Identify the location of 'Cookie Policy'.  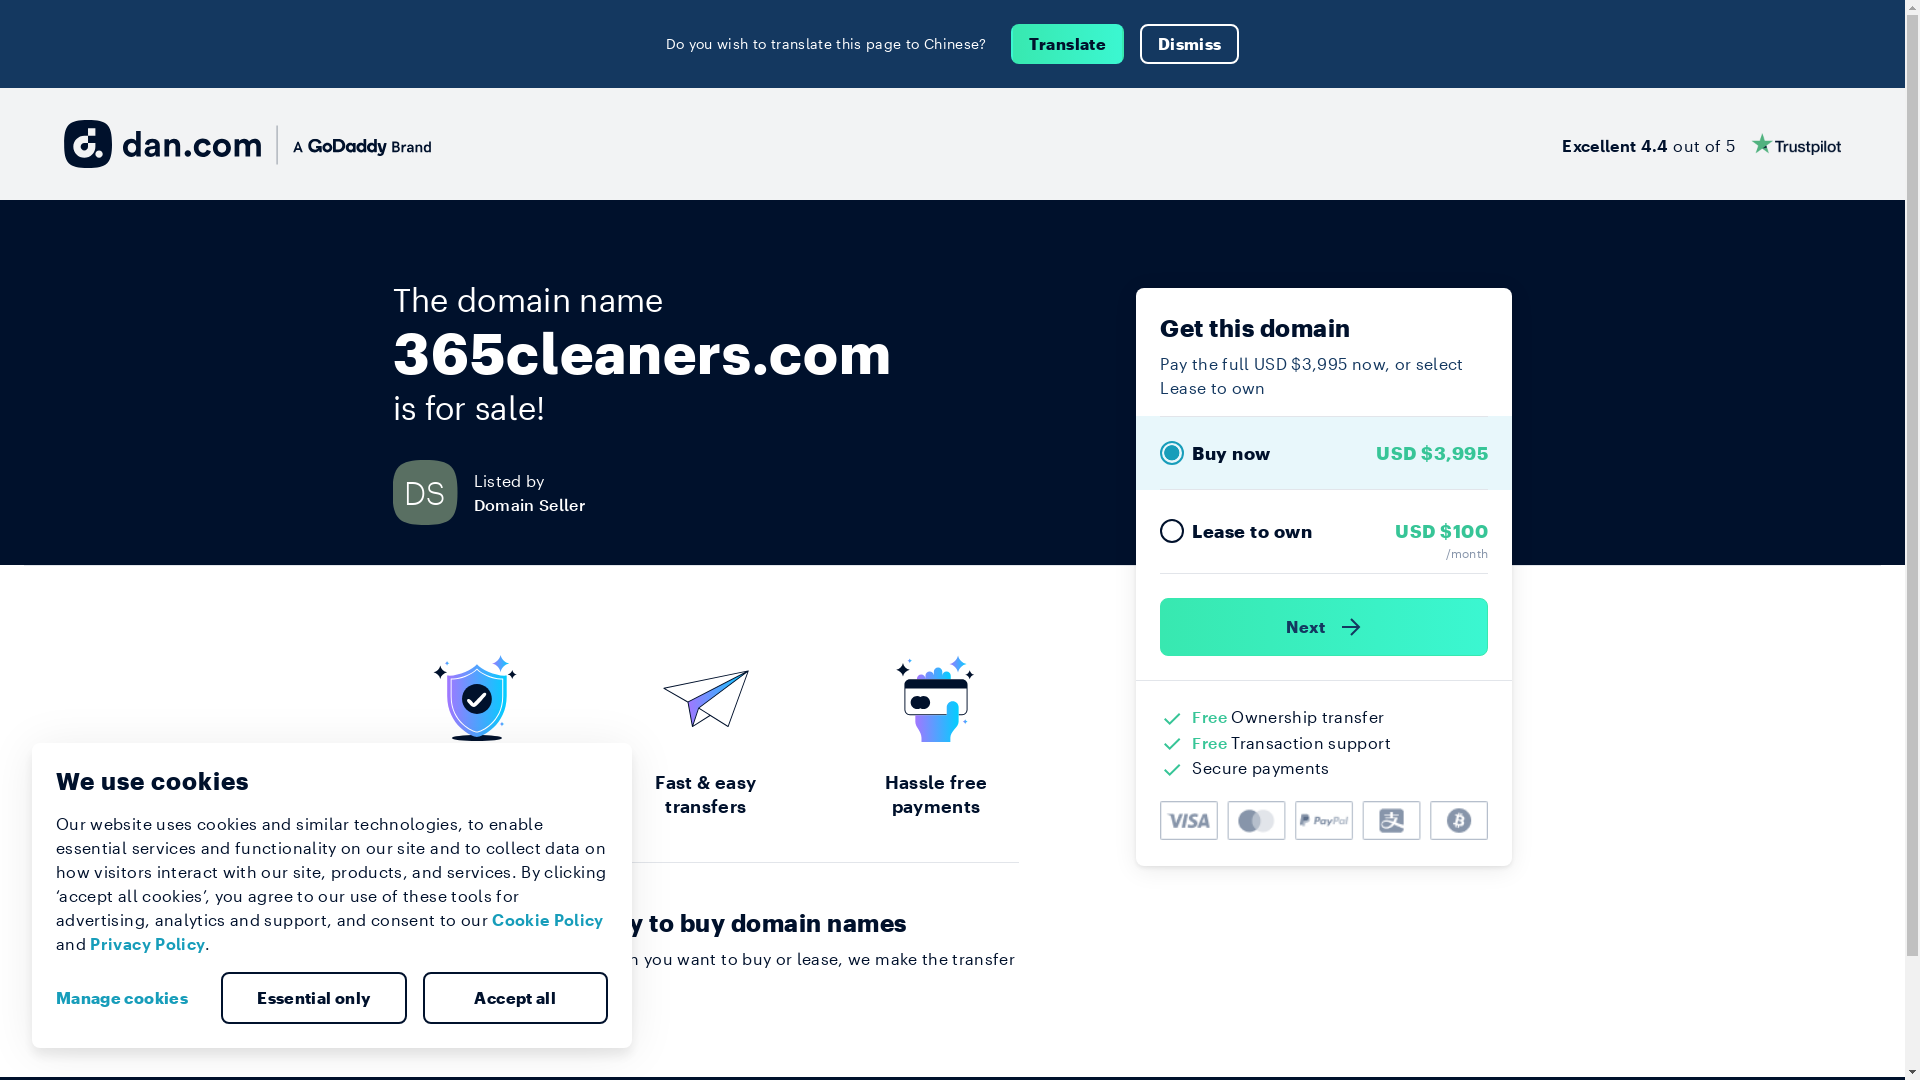
(547, 919).